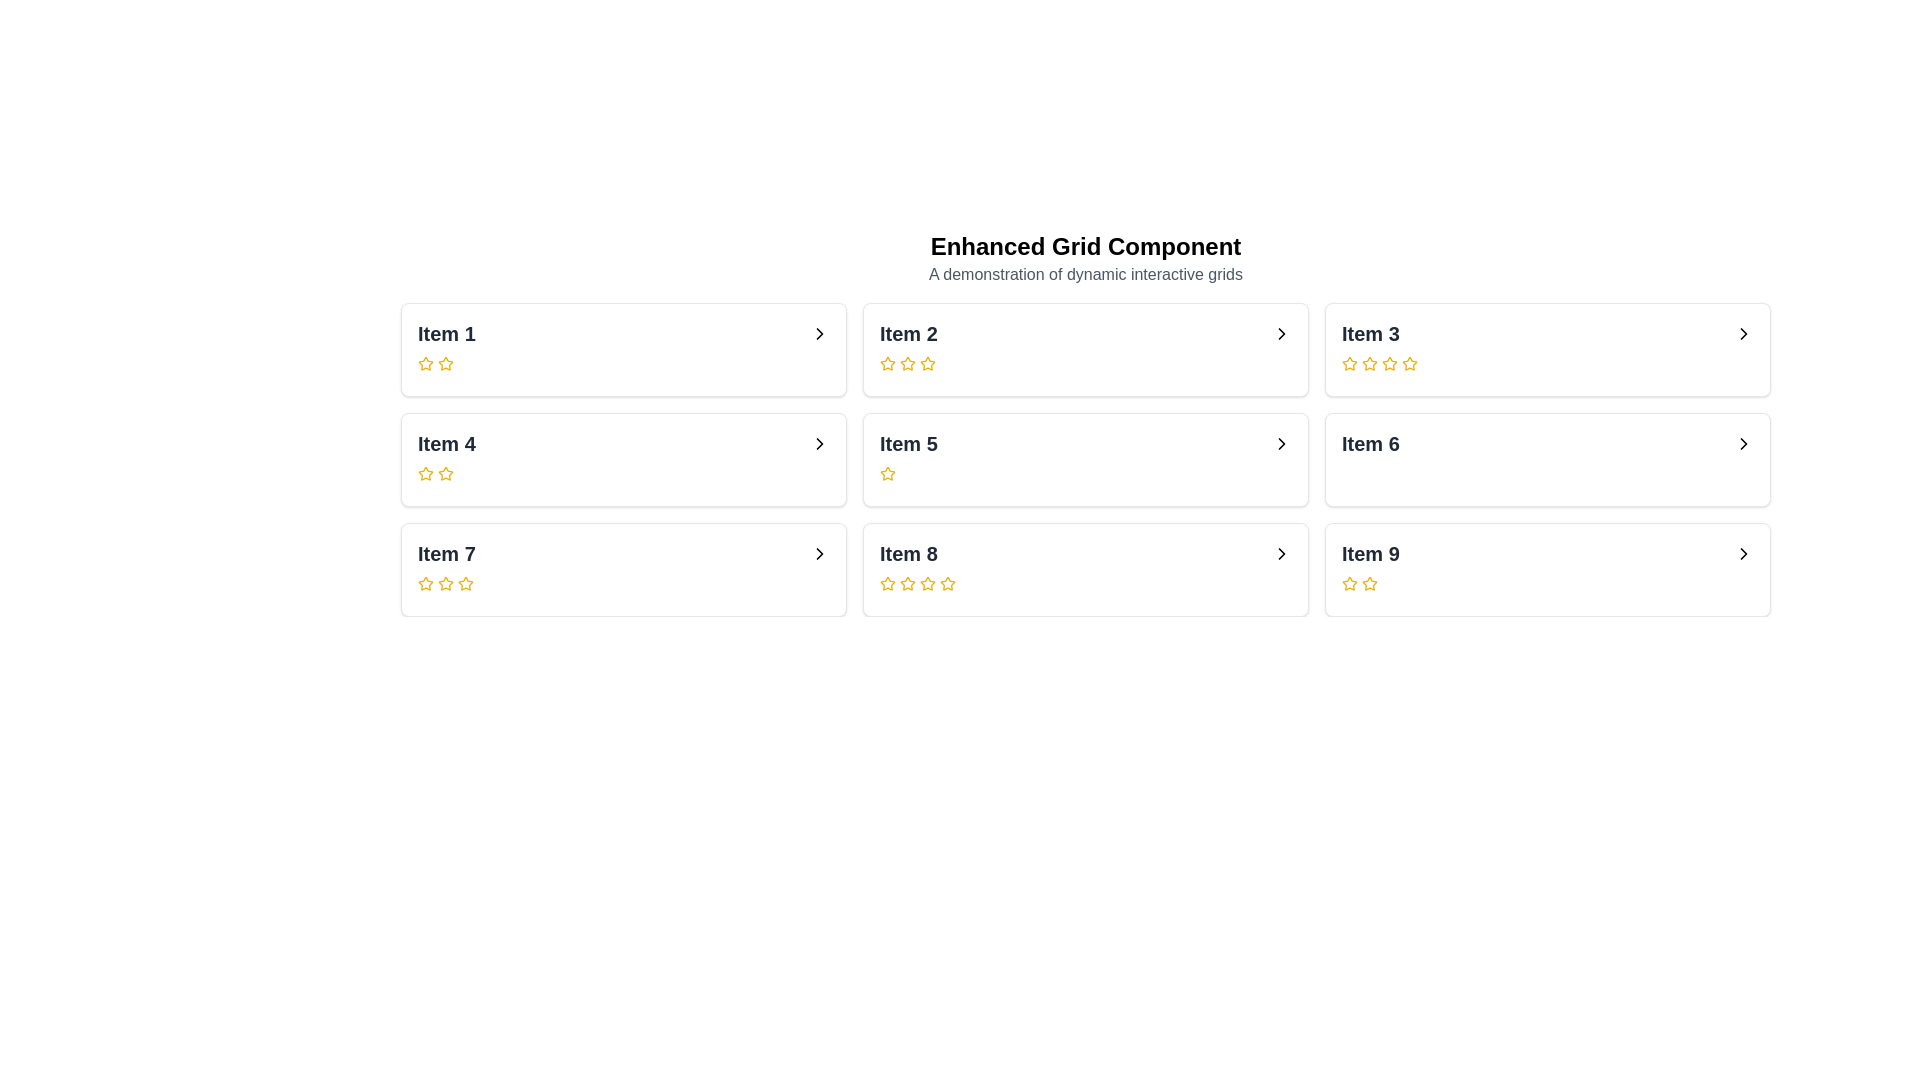 The height and width of the screenshot is (1080, 1920). I want to click on the Chevron icon located to the far right of the 'Item 7' entry, so click(820, 554).